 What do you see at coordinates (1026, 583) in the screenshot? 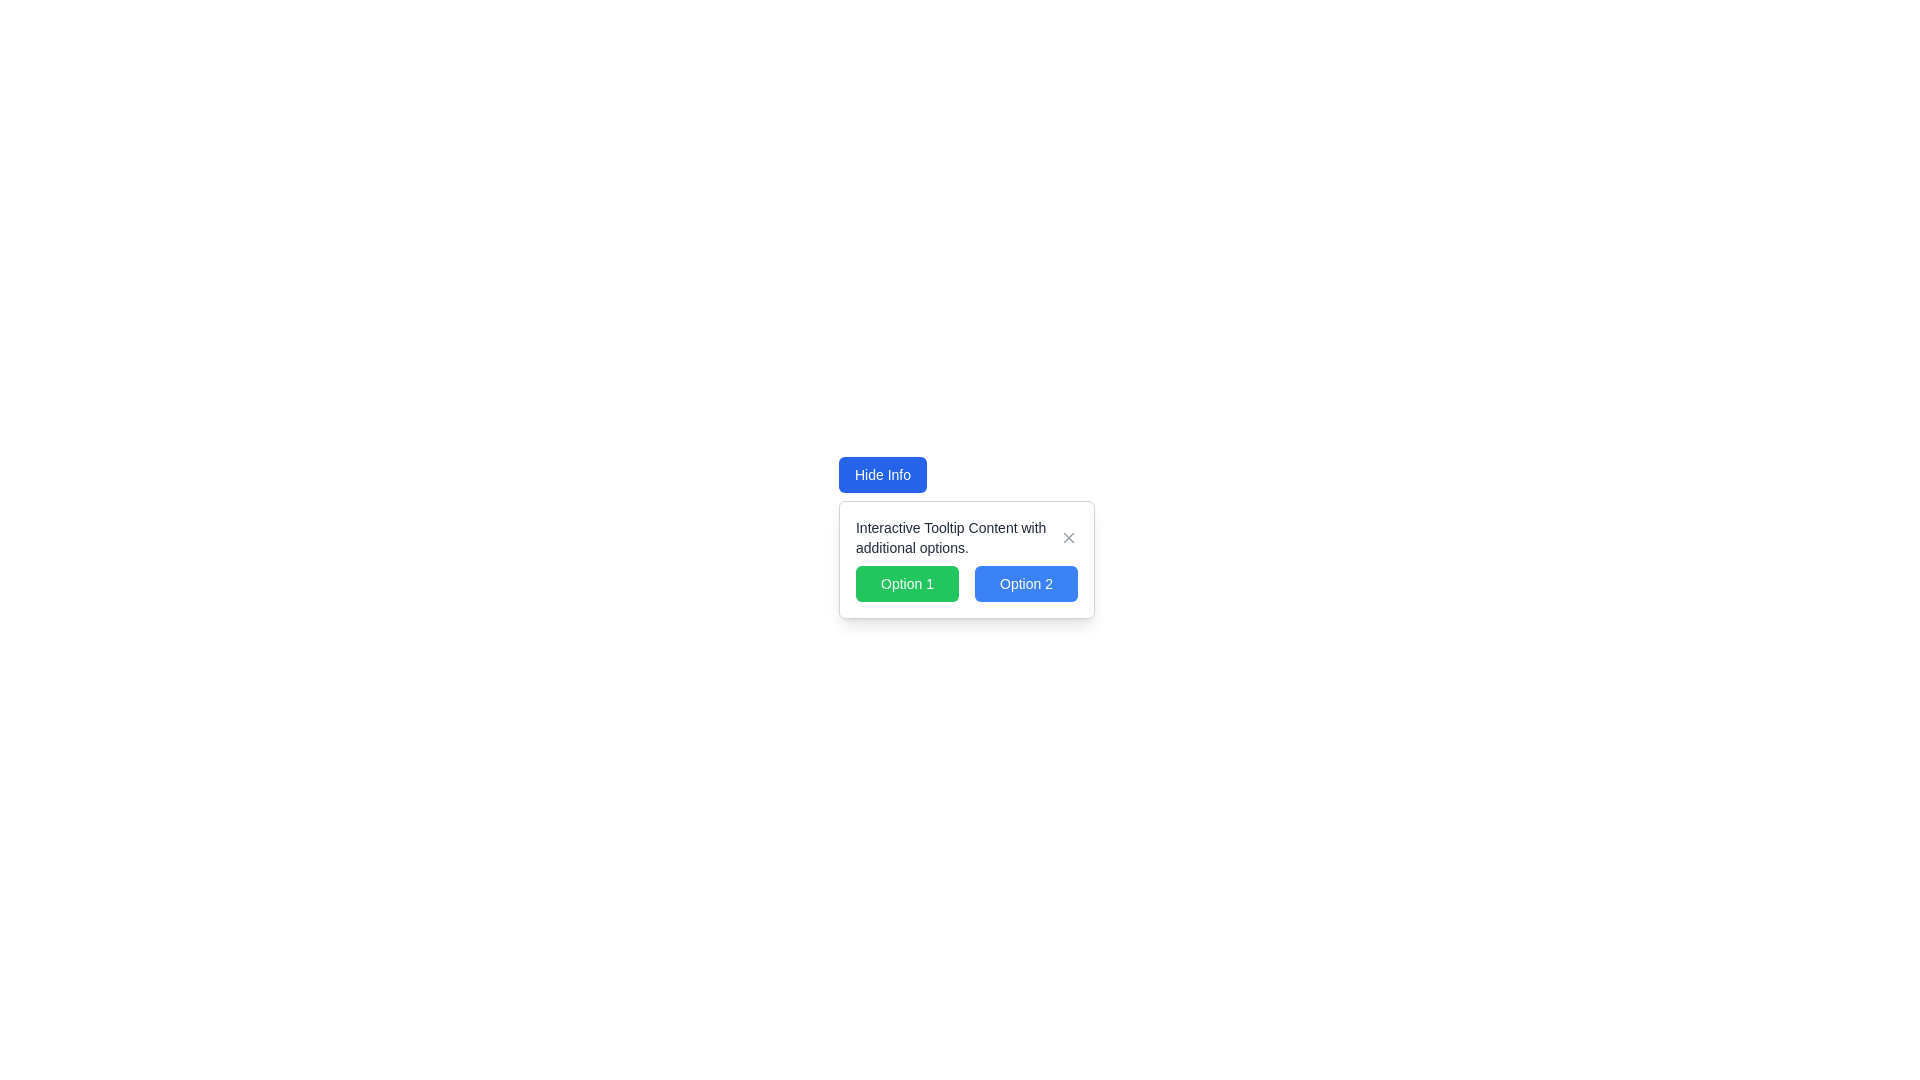
I see `the button that allows the user to select 'Option 2'` at bounding box center [1026, 583].